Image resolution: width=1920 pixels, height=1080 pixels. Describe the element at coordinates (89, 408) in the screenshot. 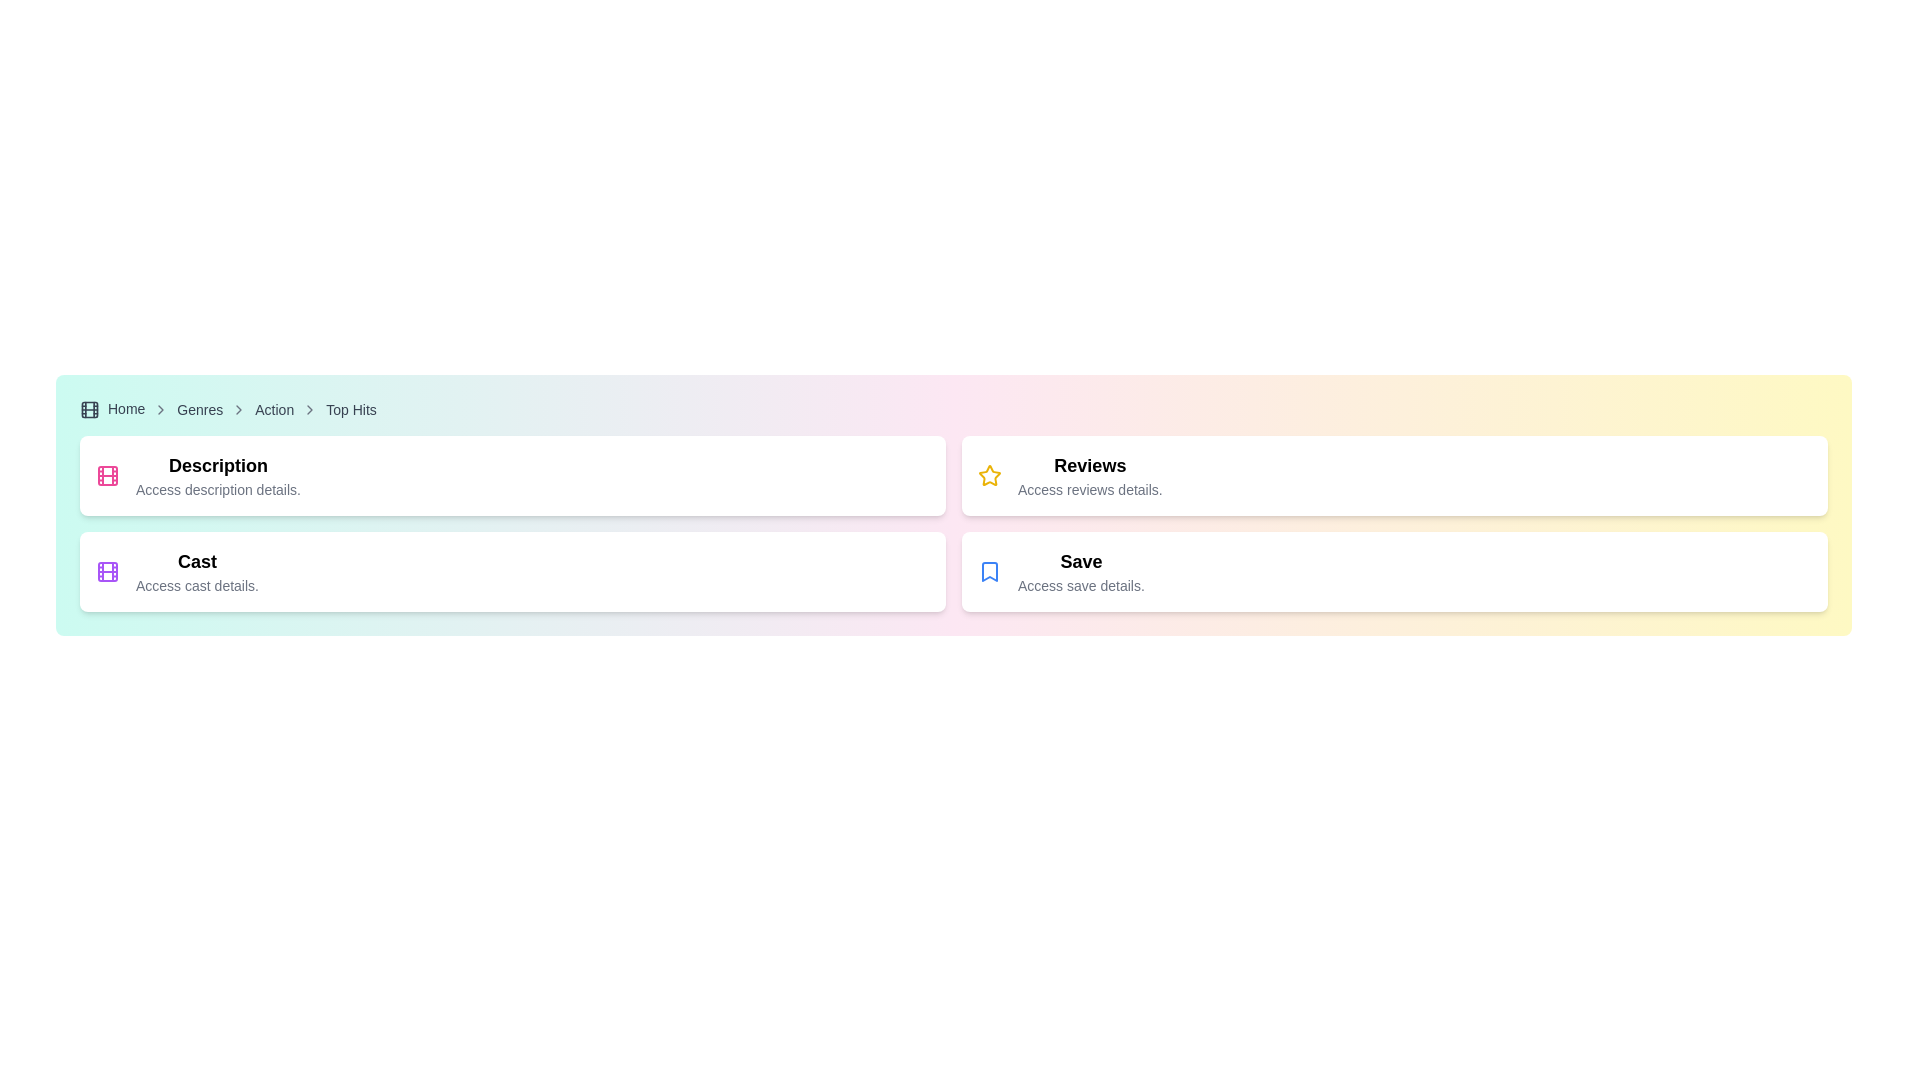

I see `the central part of the film icon located at the top-left corner of the page, which symbolizes a single frame within the illustrated film strip` at that location.